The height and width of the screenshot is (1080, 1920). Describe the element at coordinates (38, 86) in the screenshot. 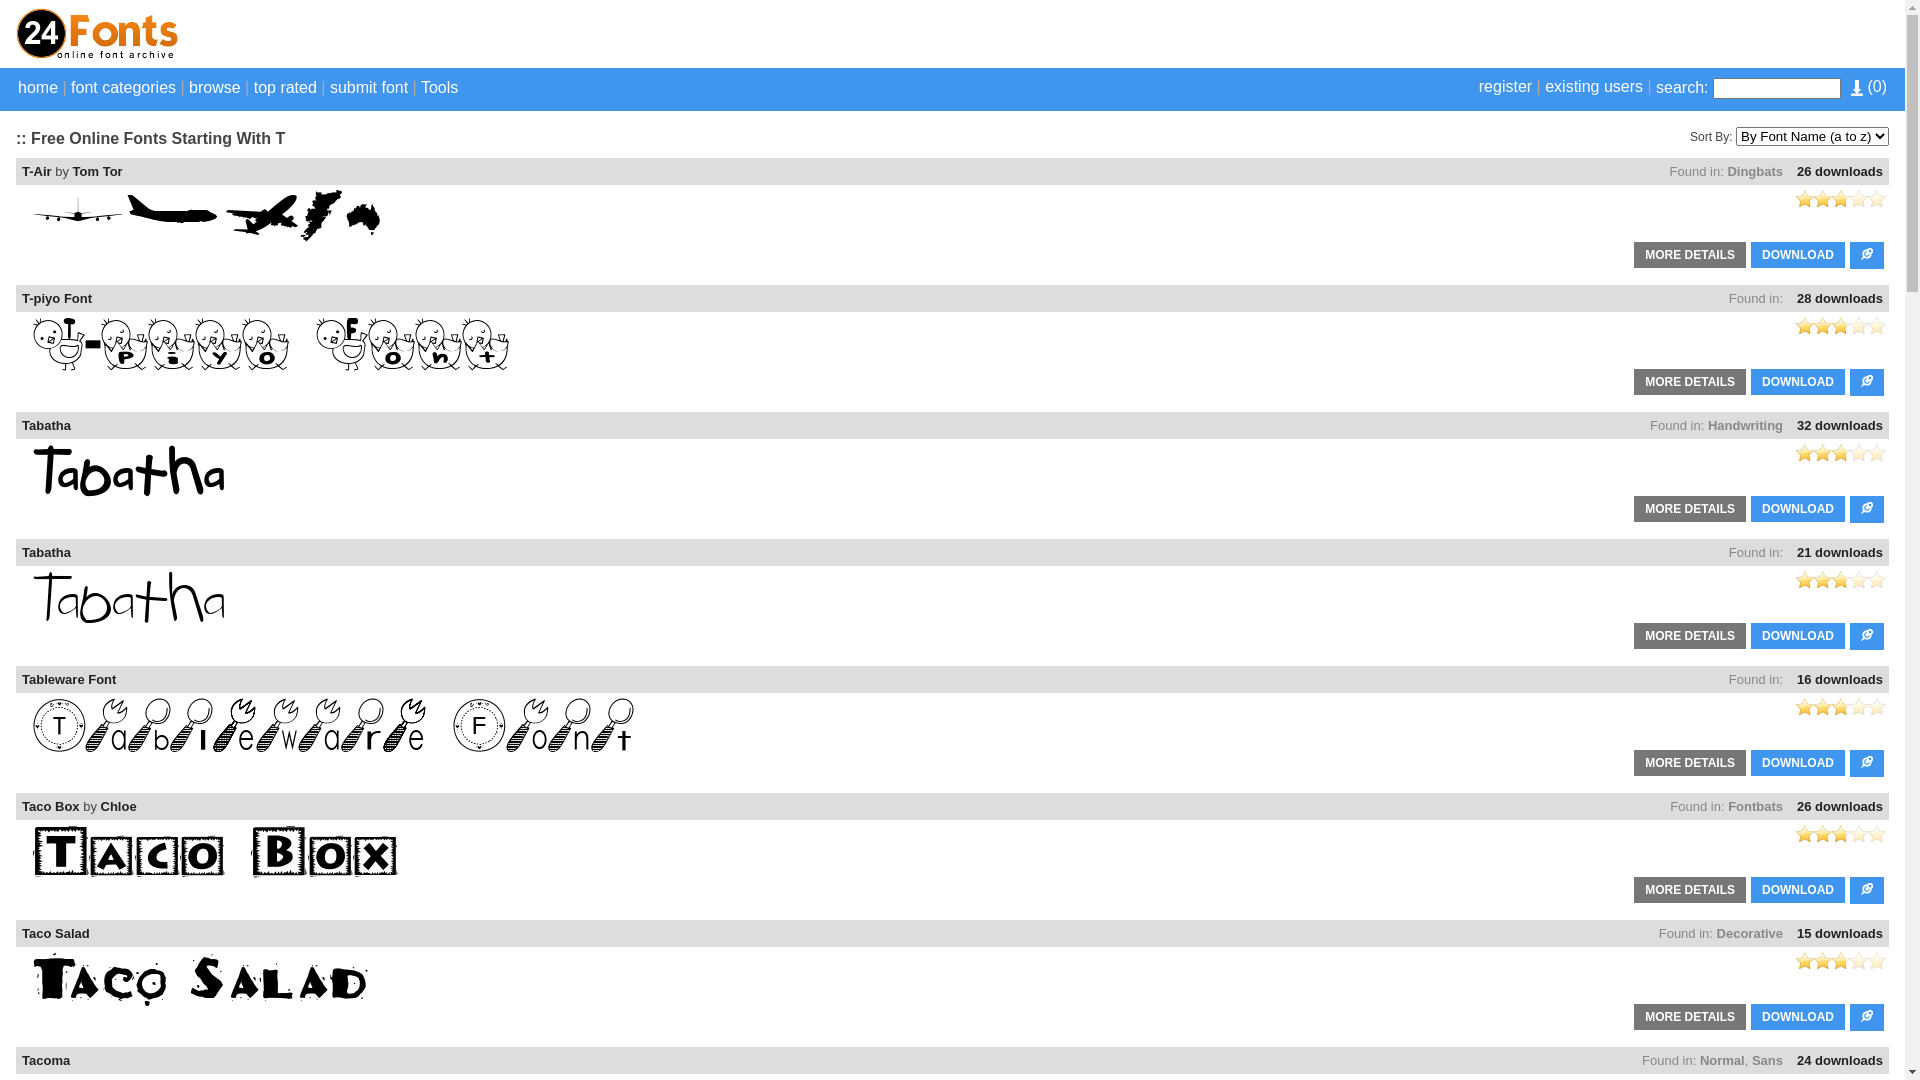

I see `'home'` at that location.